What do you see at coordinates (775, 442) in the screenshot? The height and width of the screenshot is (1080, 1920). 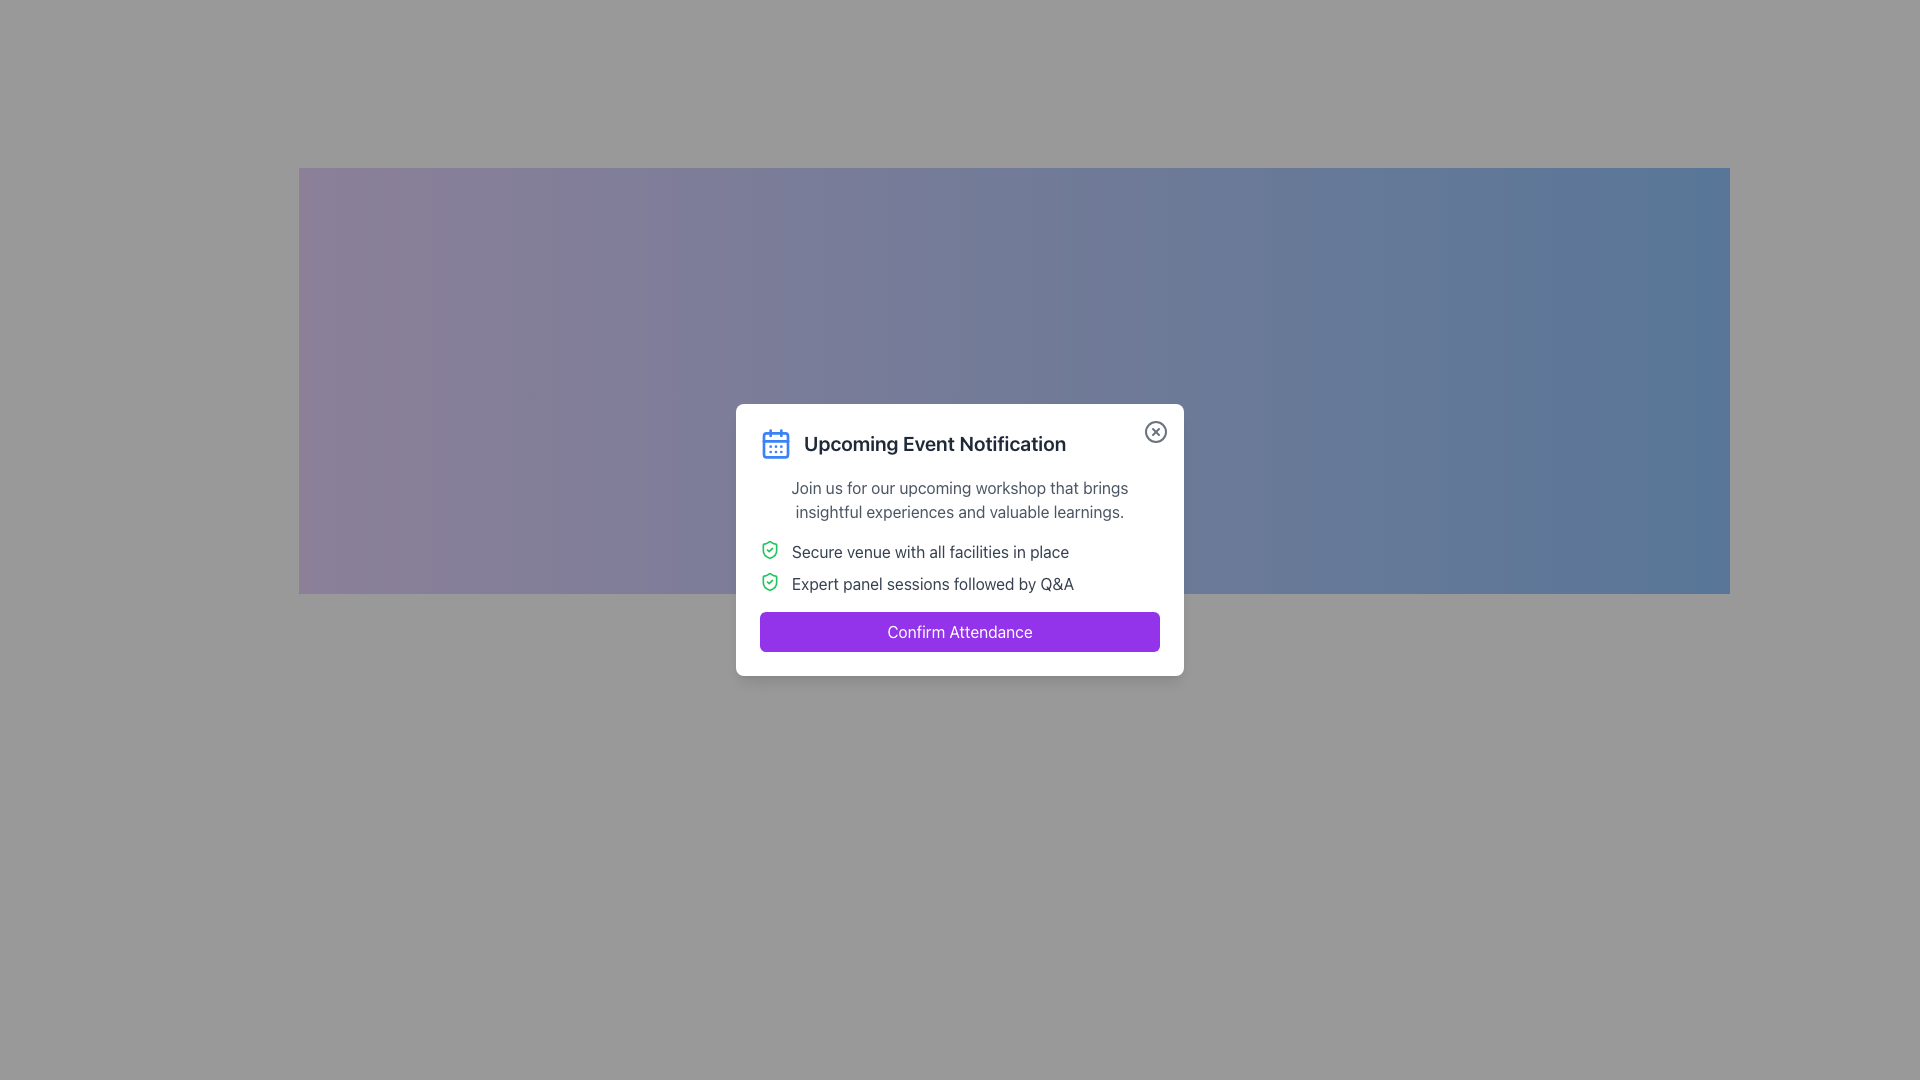 I see `the blue calendar icon located to the left of the heading text 'Upcoming Event Notification'` at bounding box center [775, 442].